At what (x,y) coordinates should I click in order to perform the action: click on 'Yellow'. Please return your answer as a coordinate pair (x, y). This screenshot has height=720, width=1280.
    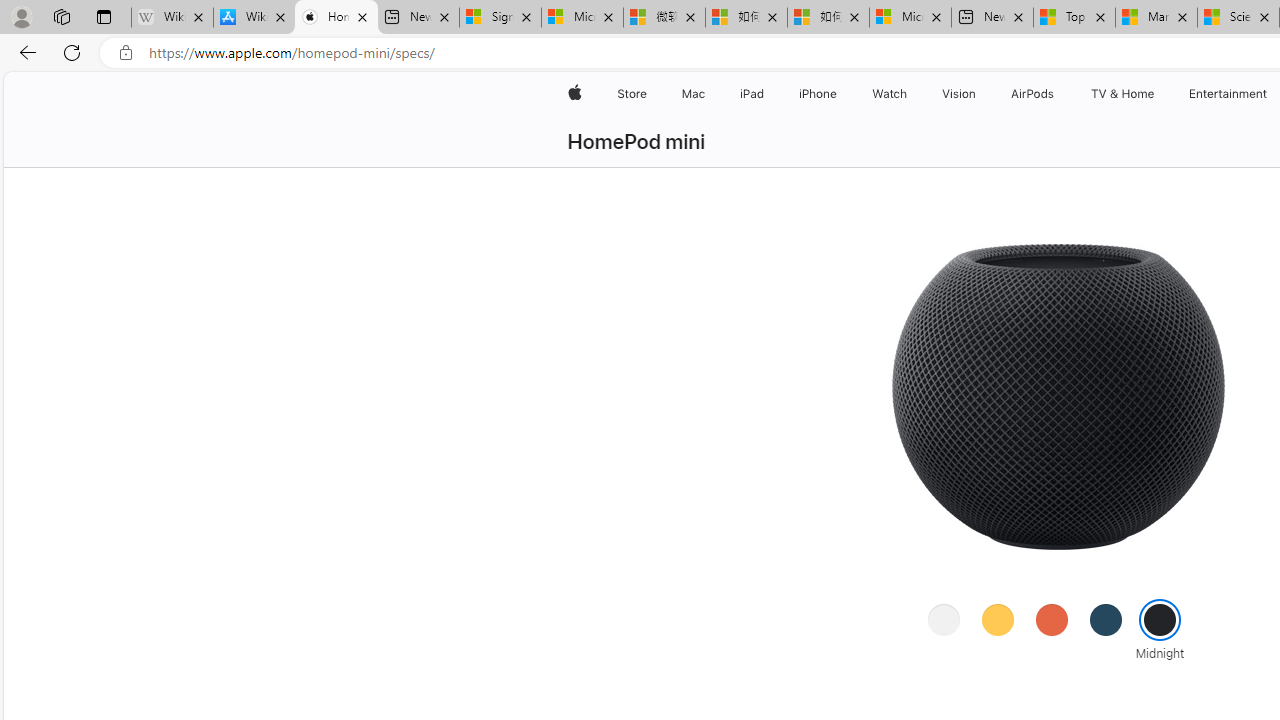
    Looking at the image, I should click on (997, 618).